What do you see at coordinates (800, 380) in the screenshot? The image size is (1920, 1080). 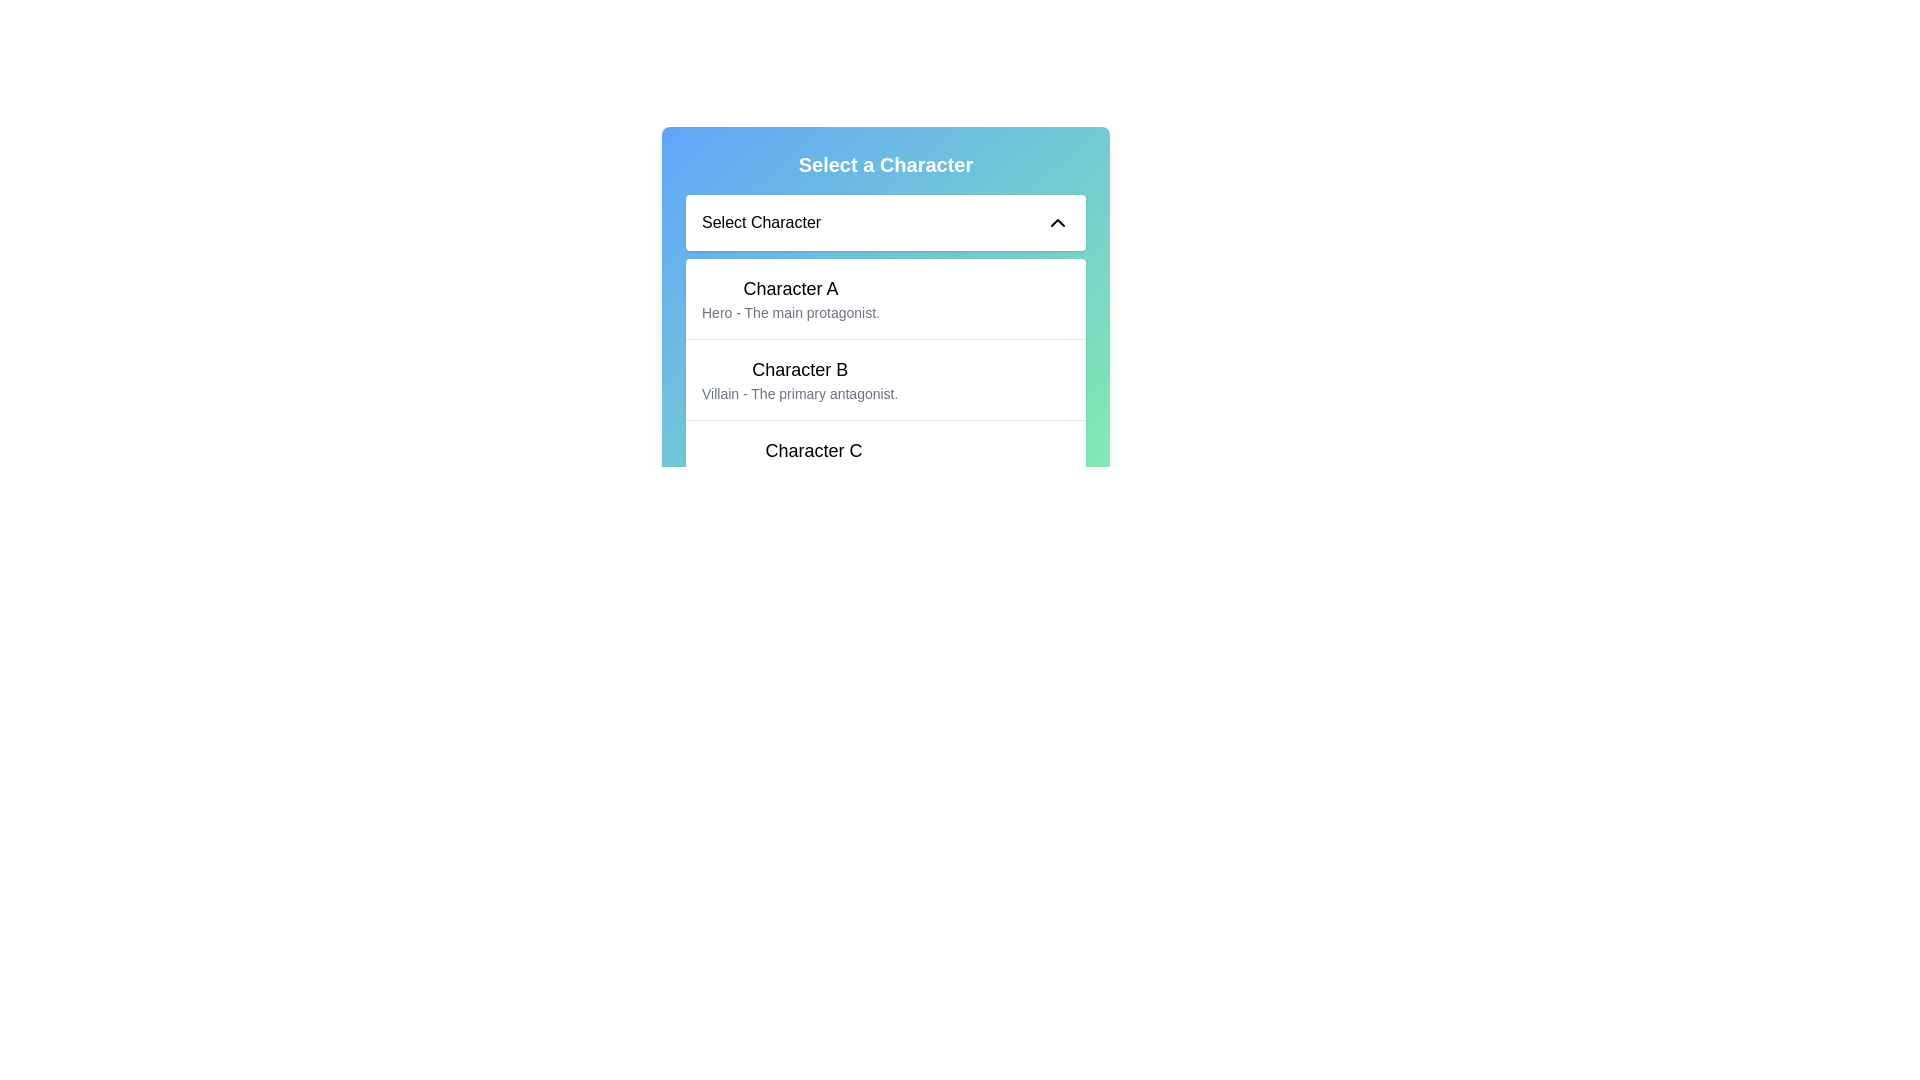 I see `the selectable item for 'Character B' in the character selection dropdown menu` at bounding box center [800, 380].